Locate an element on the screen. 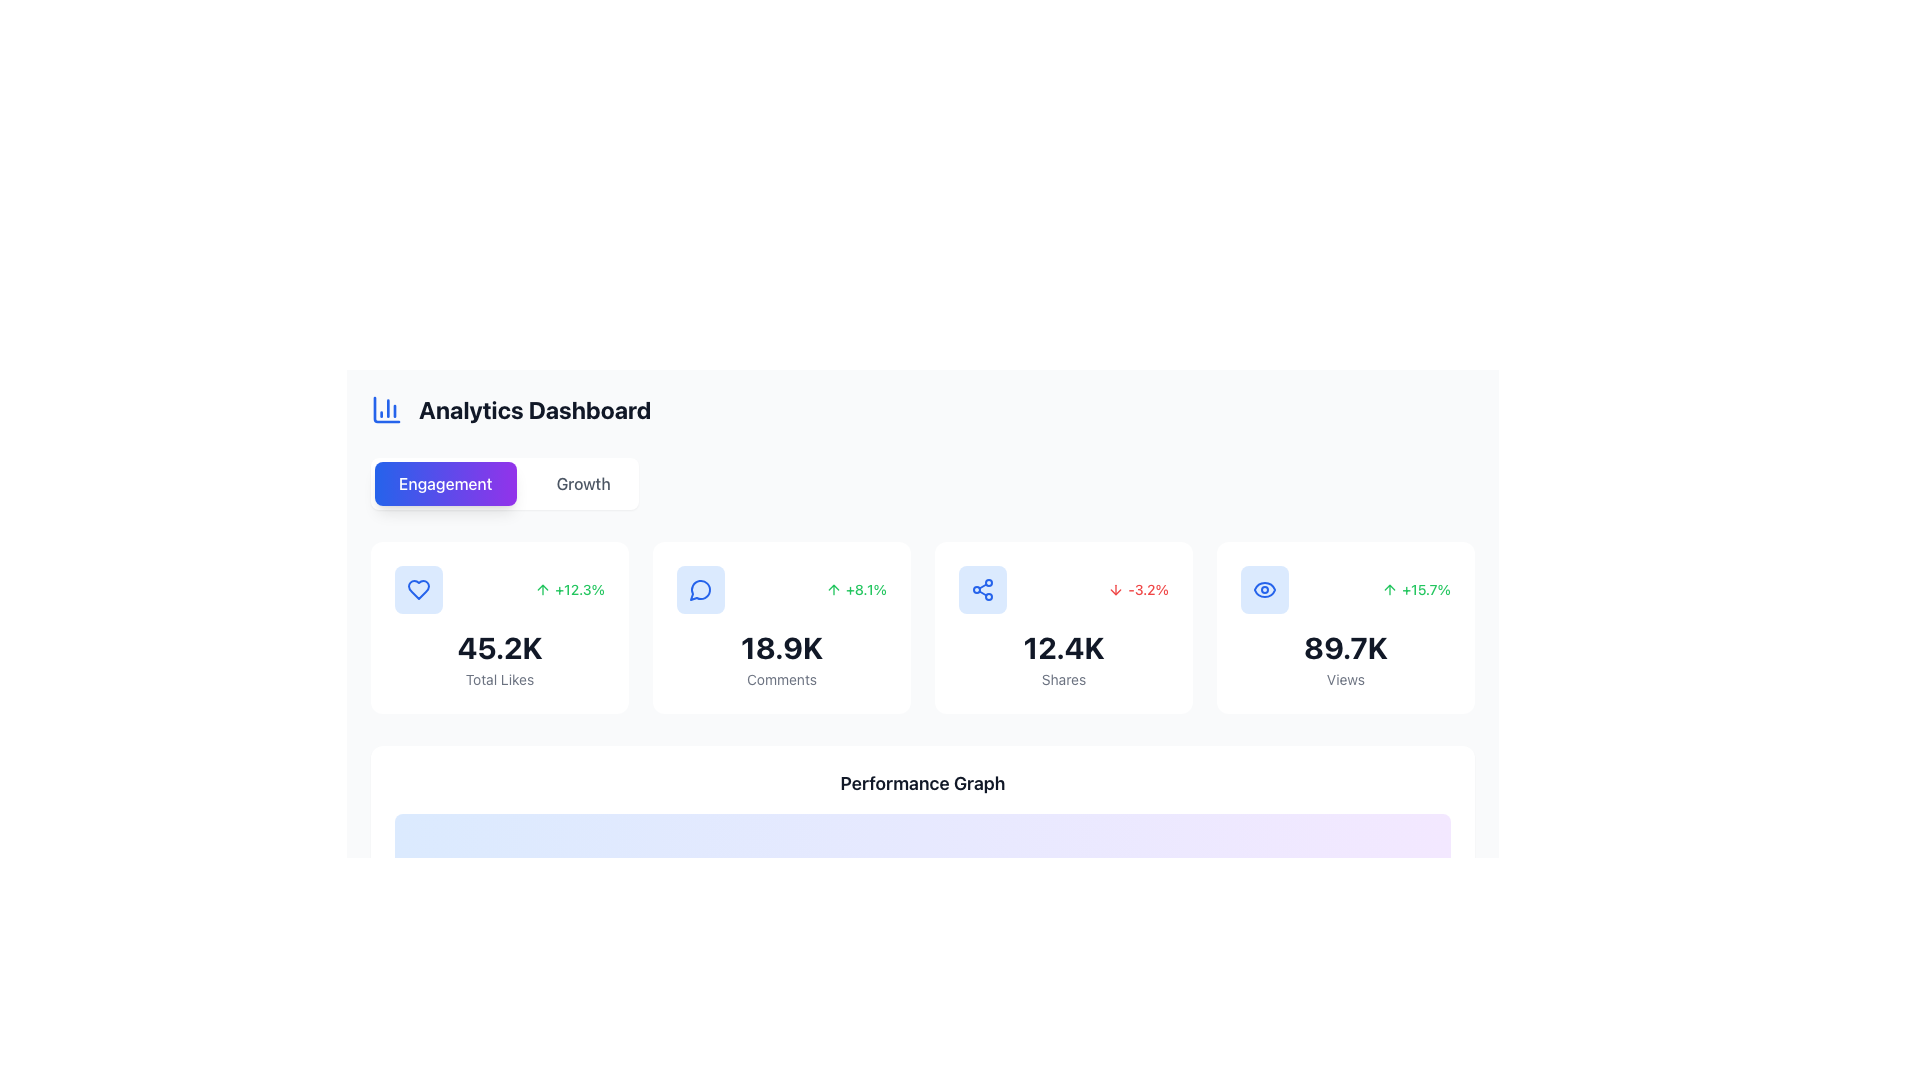  the leftmost button in the horizontal group near the top left corner of the interface is located at coordinates (444, 483).